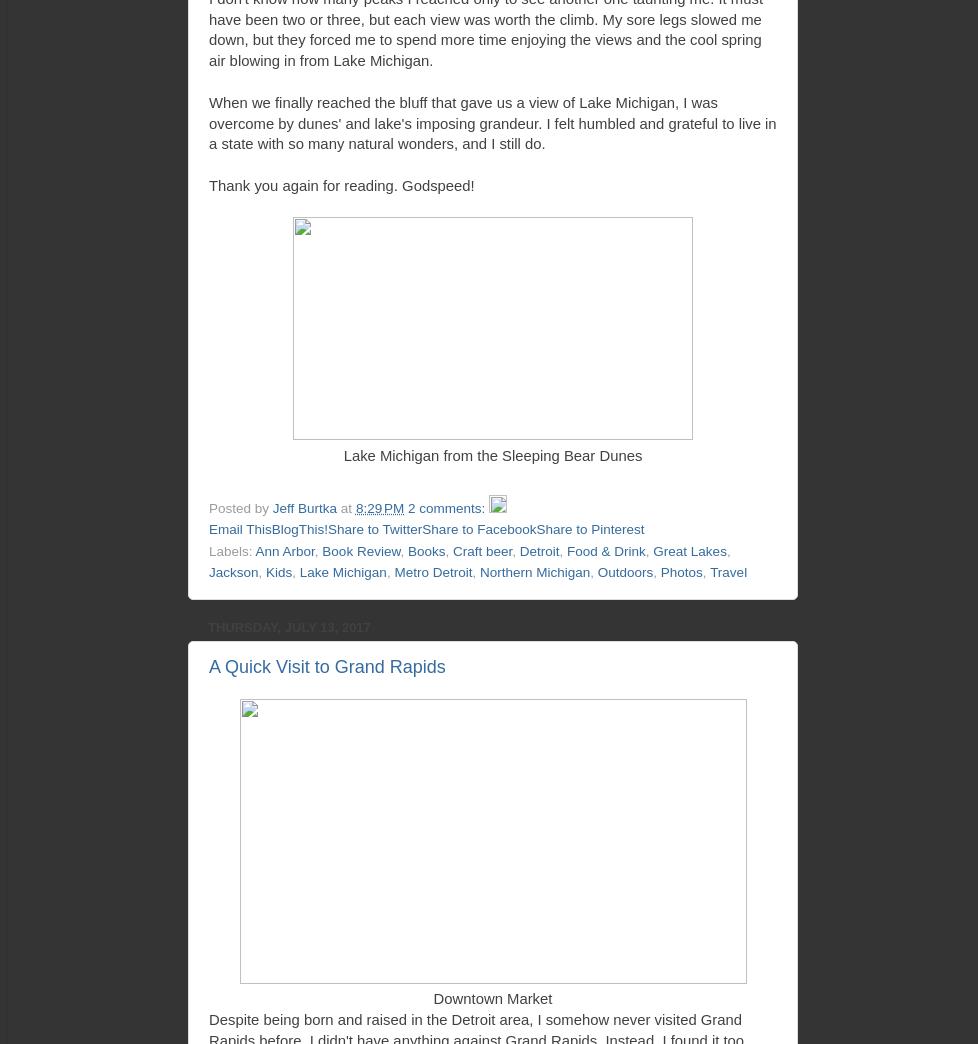  Describe the element at coordinates (208, 183) in the screenshot. I see `'Thank you again for reading. Godspeed!'` at that location.